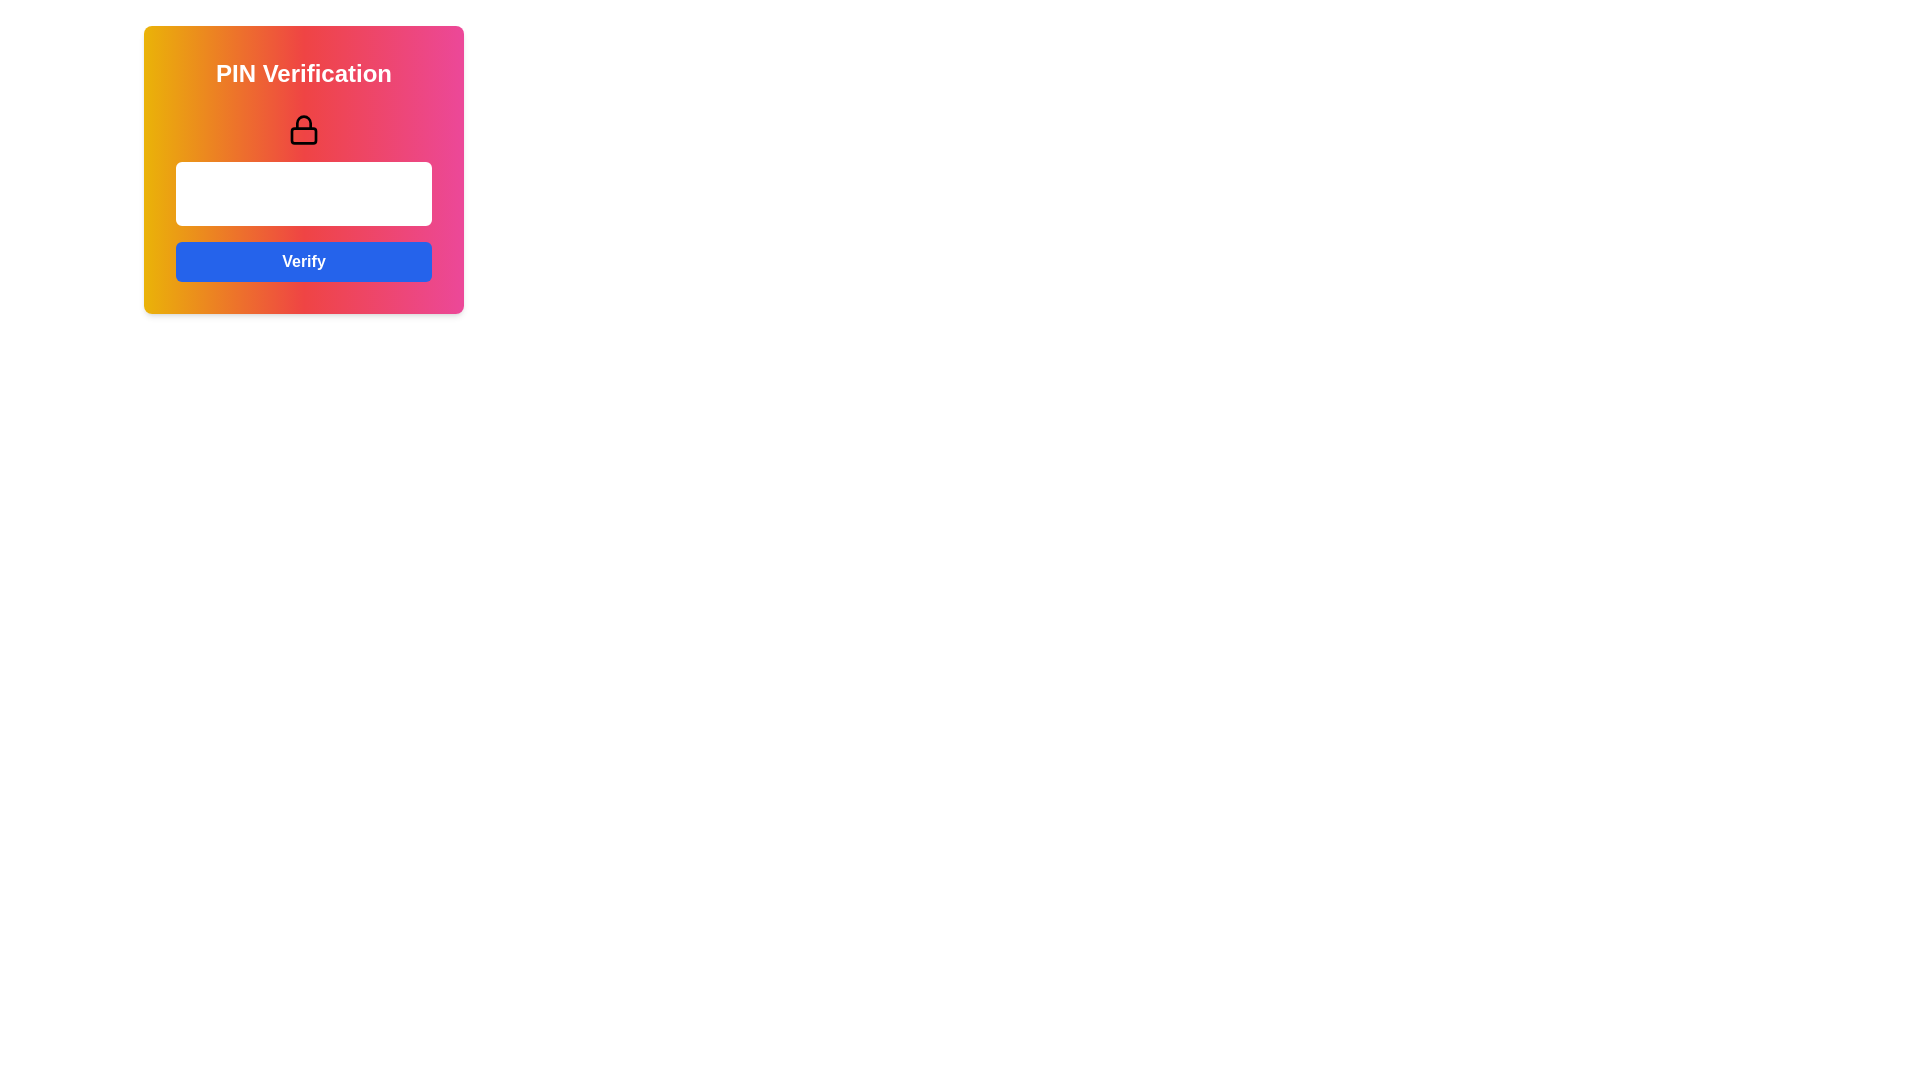 Image resolution: width=1920 pixels, height=1080 pixels. Describe the element at coordinates (302, 135) in the screenshot. I see `the decorative shape inside the lock icon, located at the bottom area of the lock's body, which enhances its visual appeal to indicate security or restricted access` at that location.